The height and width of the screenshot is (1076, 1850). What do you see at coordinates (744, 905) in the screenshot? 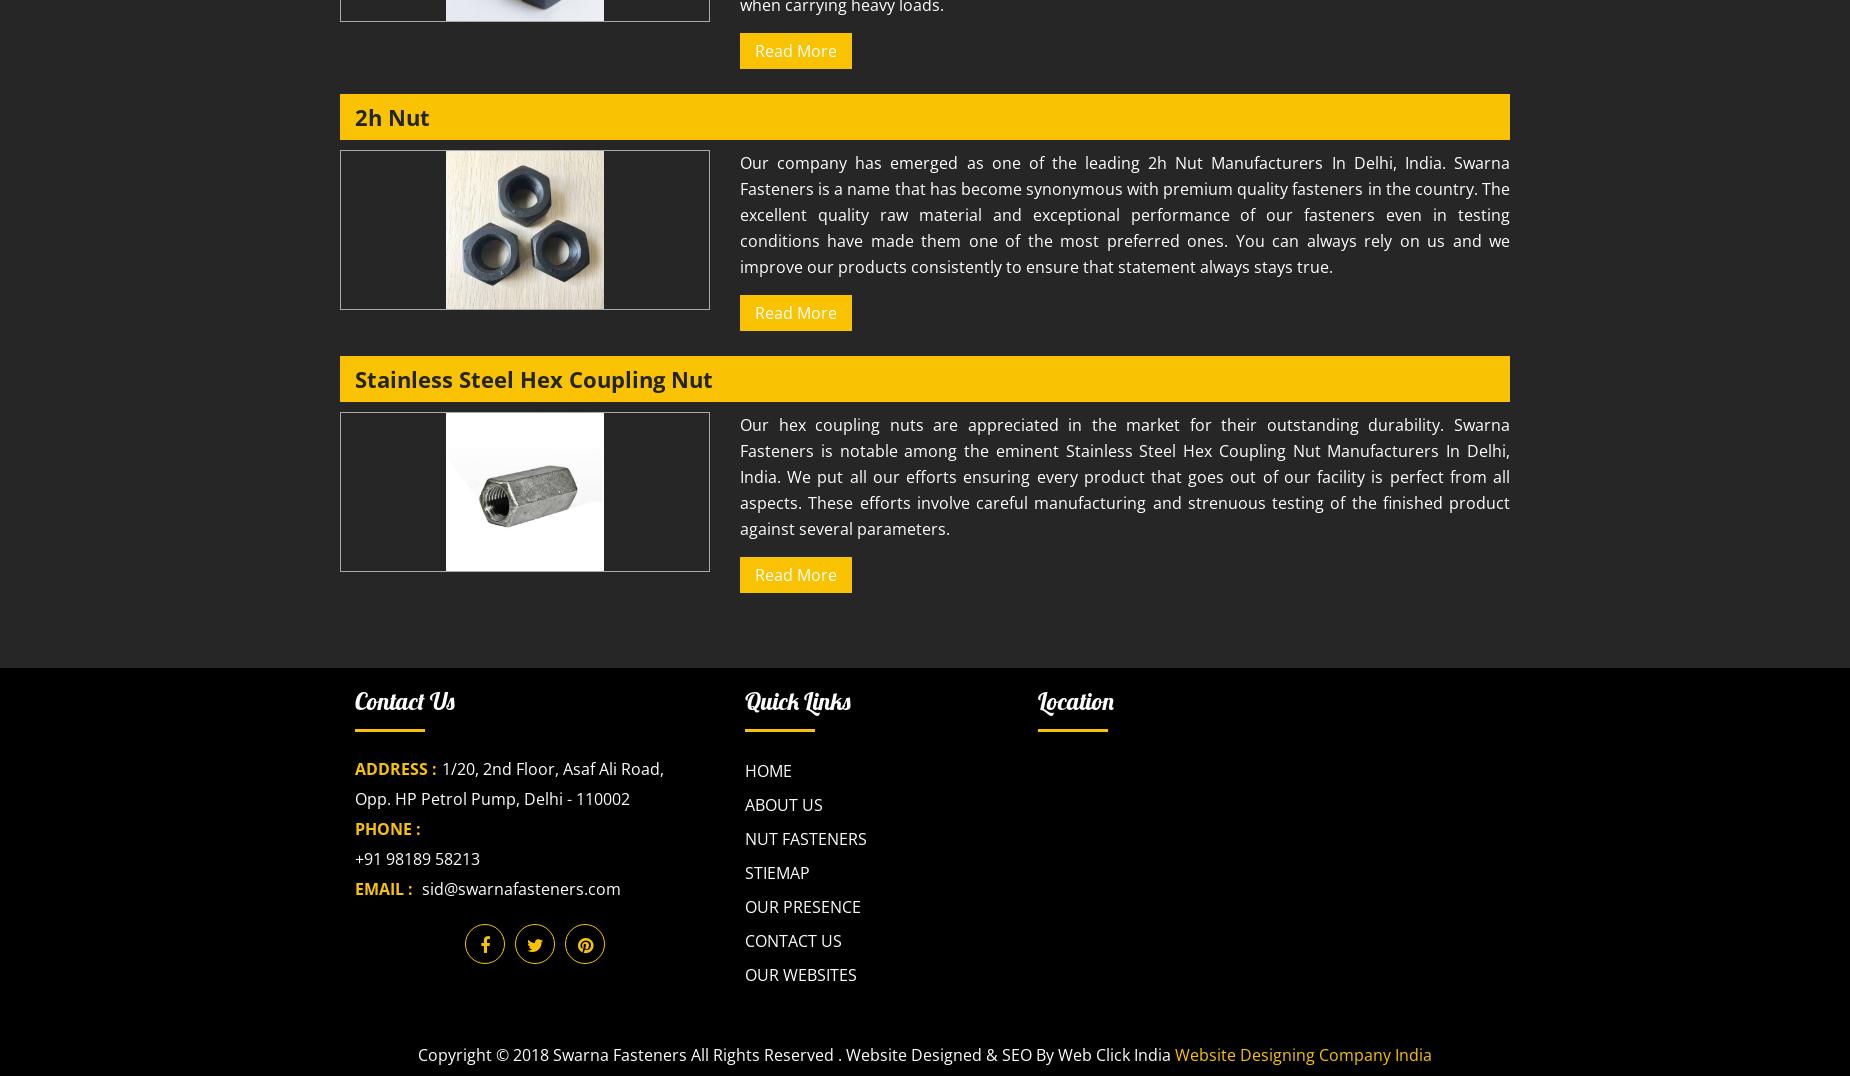
I see `'Our Presence'` at bounding box center [744, 905].